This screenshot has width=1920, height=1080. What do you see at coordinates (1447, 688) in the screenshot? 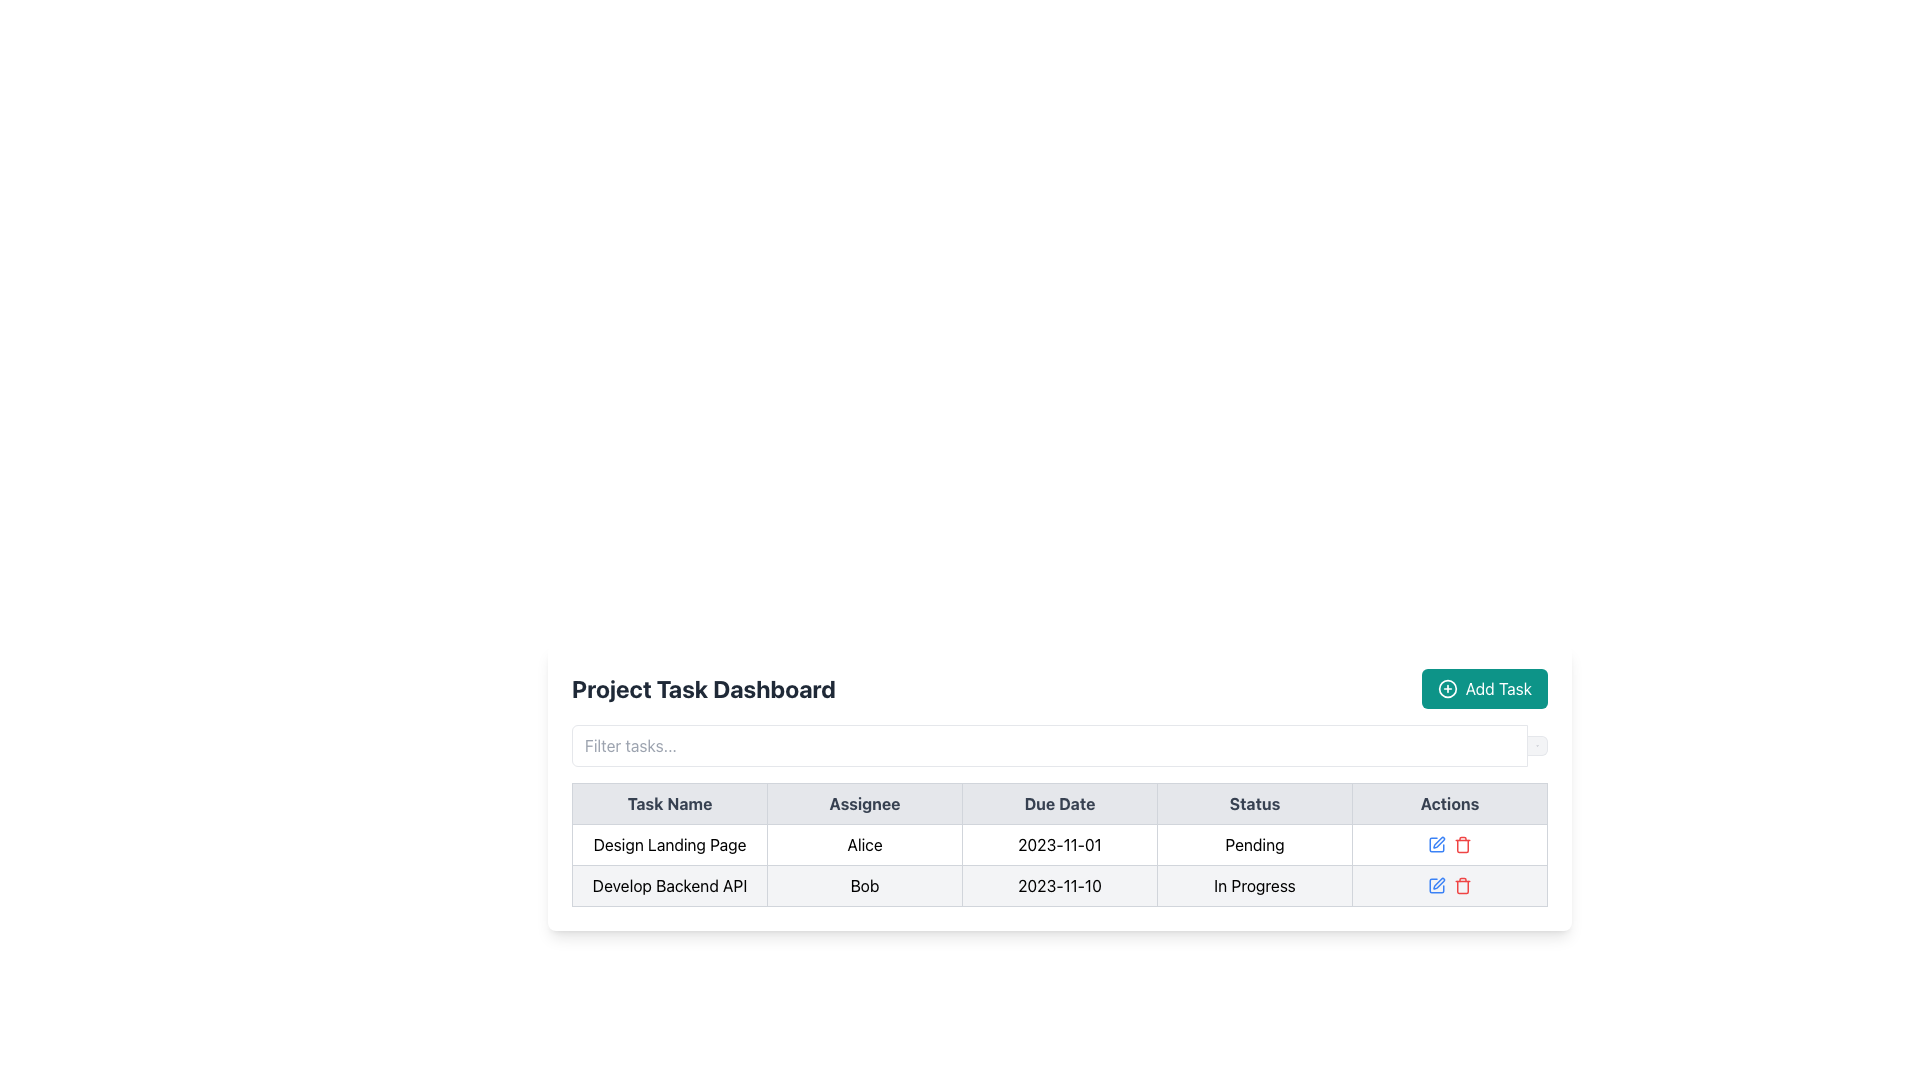
I see `the circular icon that is part of the 'Add Task' button located at the upper-right corner of the interface` at bounding box center [1447, 688].